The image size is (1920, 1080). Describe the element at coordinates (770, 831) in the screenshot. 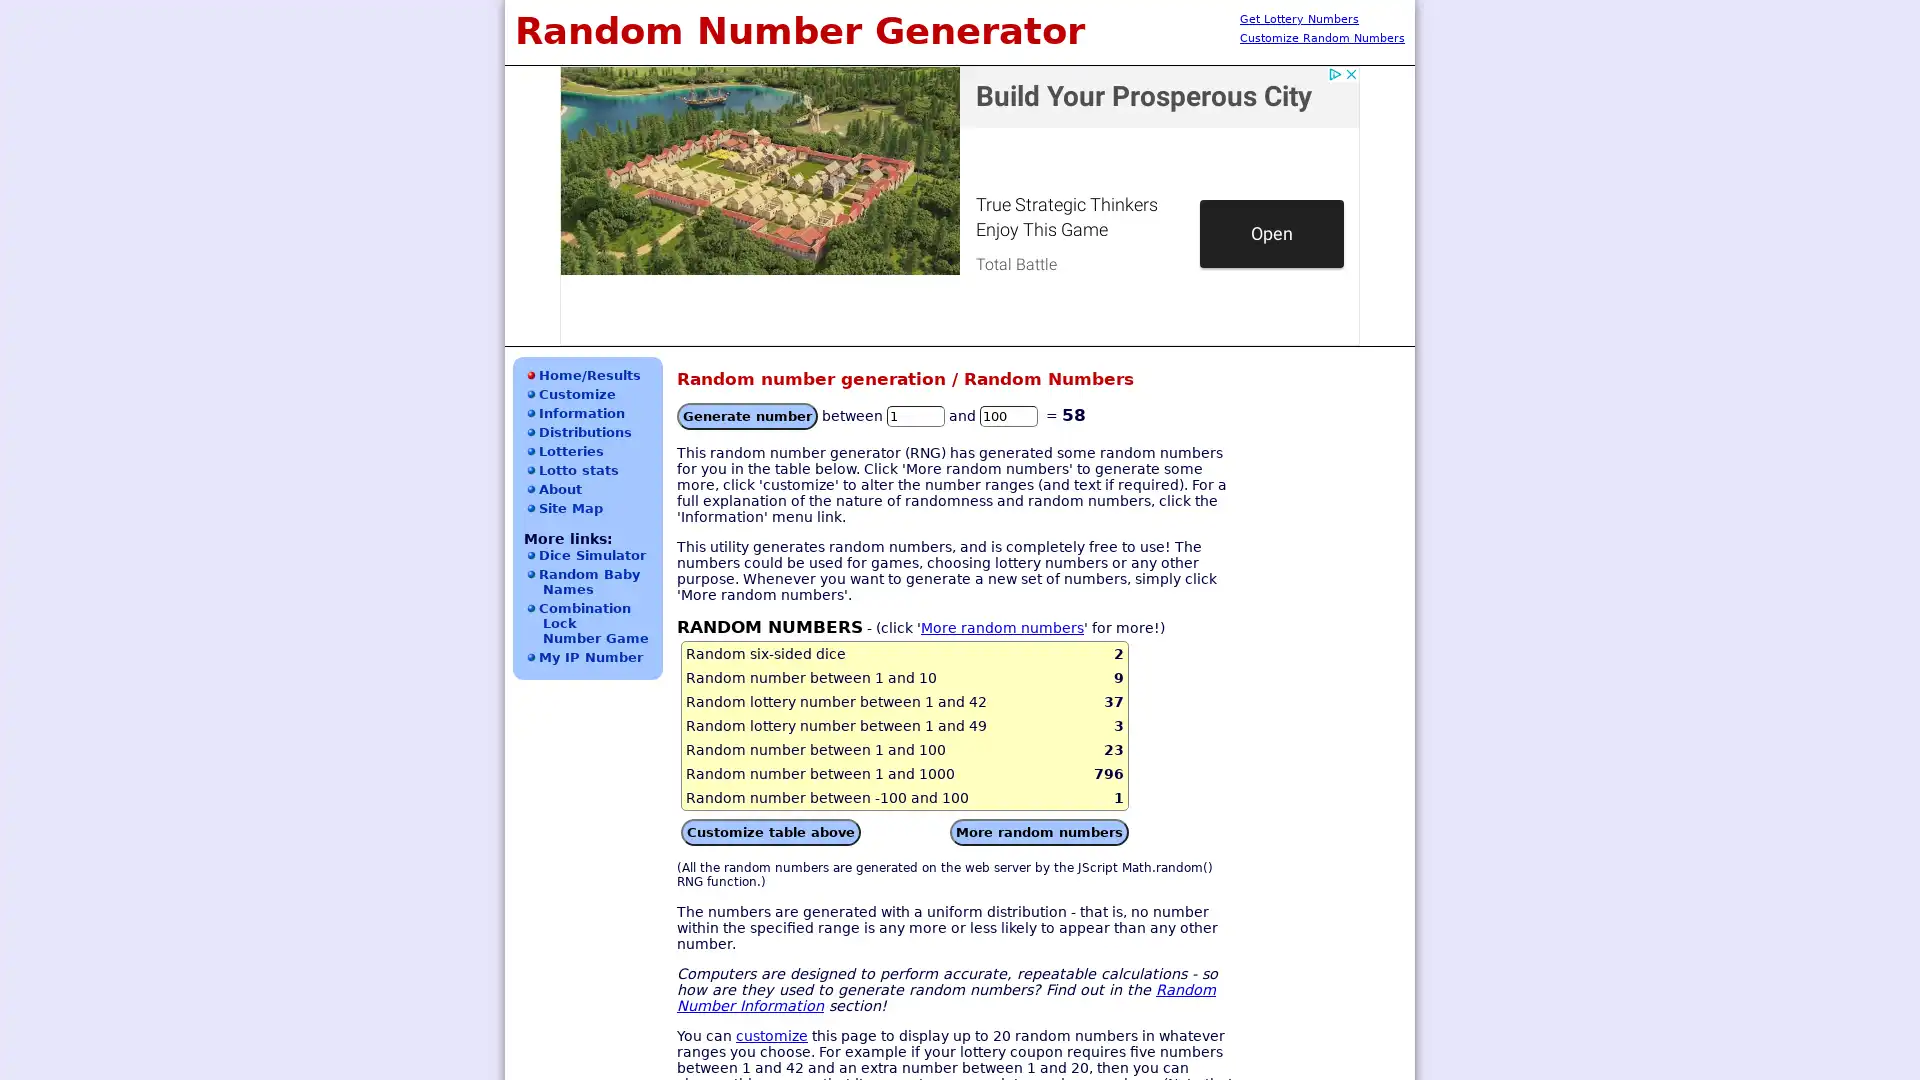

I see `Customize table above` at that location.